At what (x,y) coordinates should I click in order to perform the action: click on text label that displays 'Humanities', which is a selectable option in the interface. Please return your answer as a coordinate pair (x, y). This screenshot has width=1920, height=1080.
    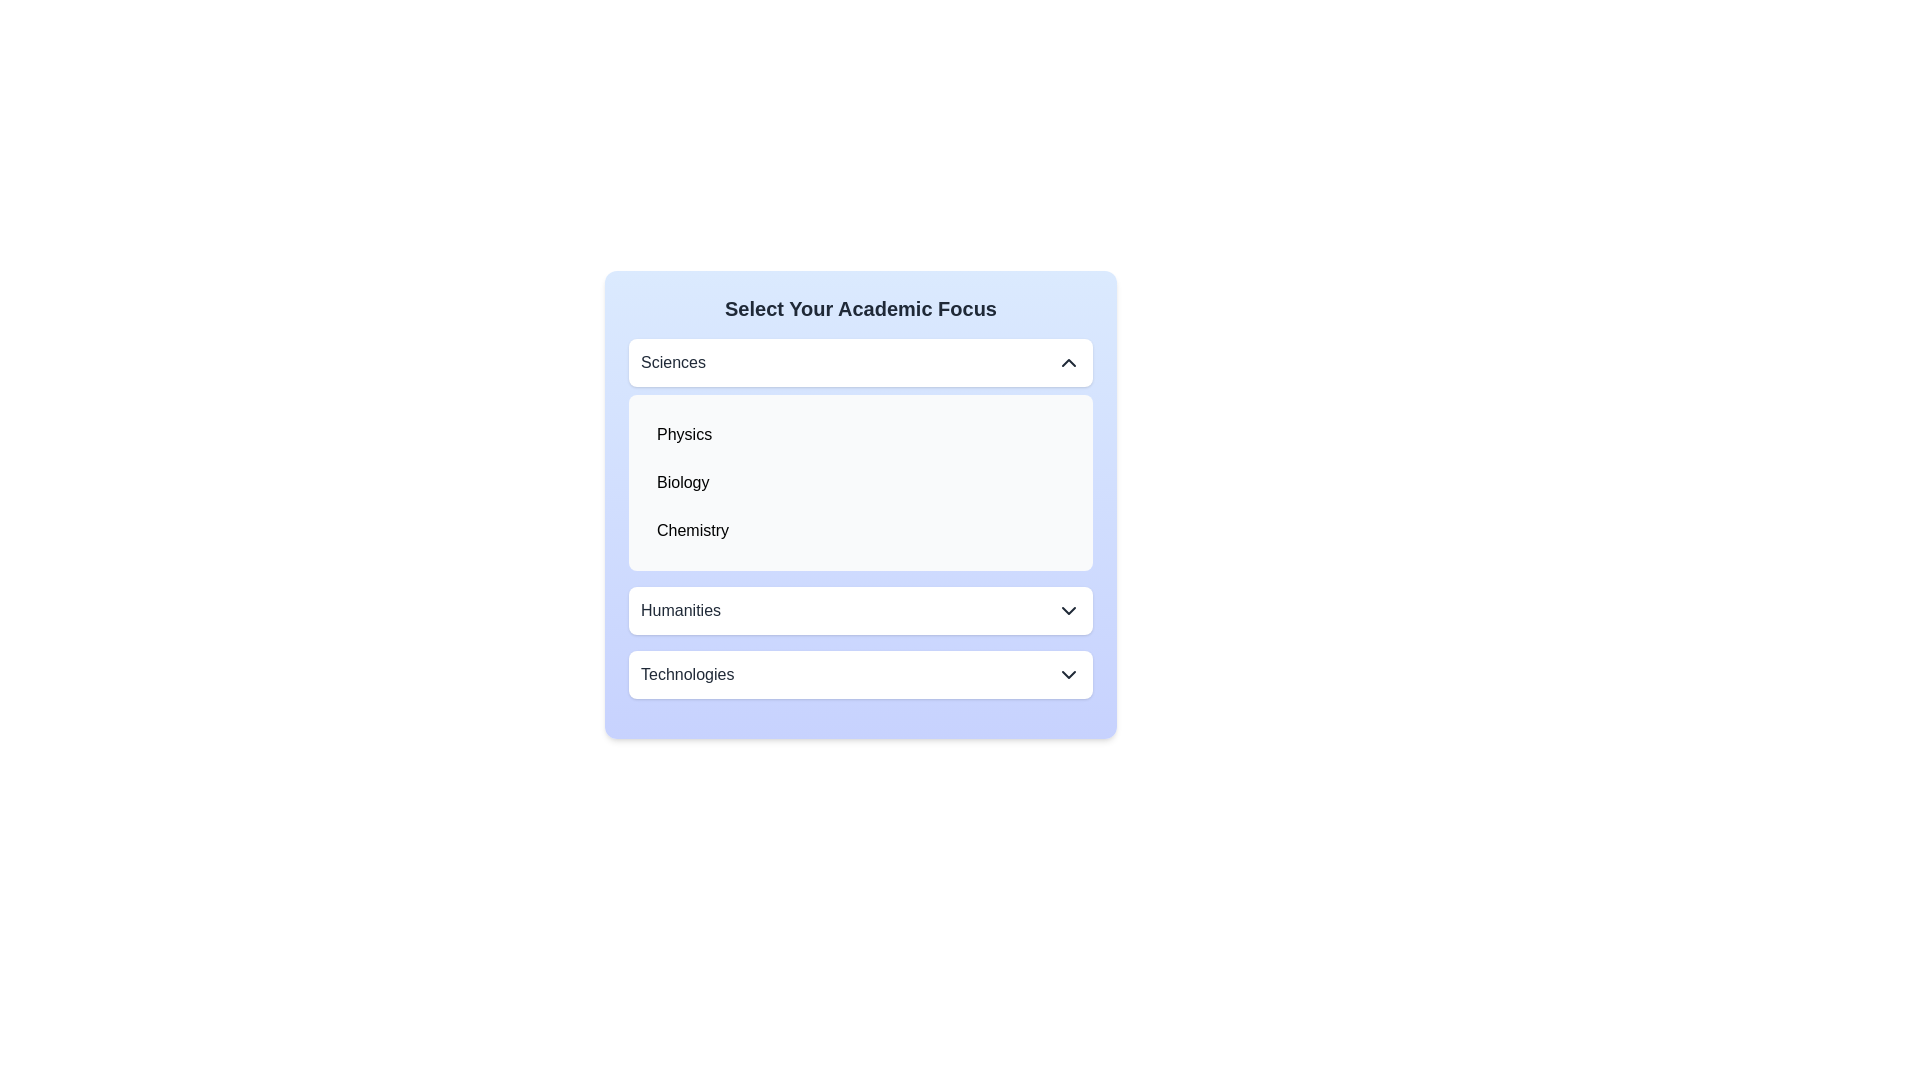
    Looking at the image, I should click on (681, 609).